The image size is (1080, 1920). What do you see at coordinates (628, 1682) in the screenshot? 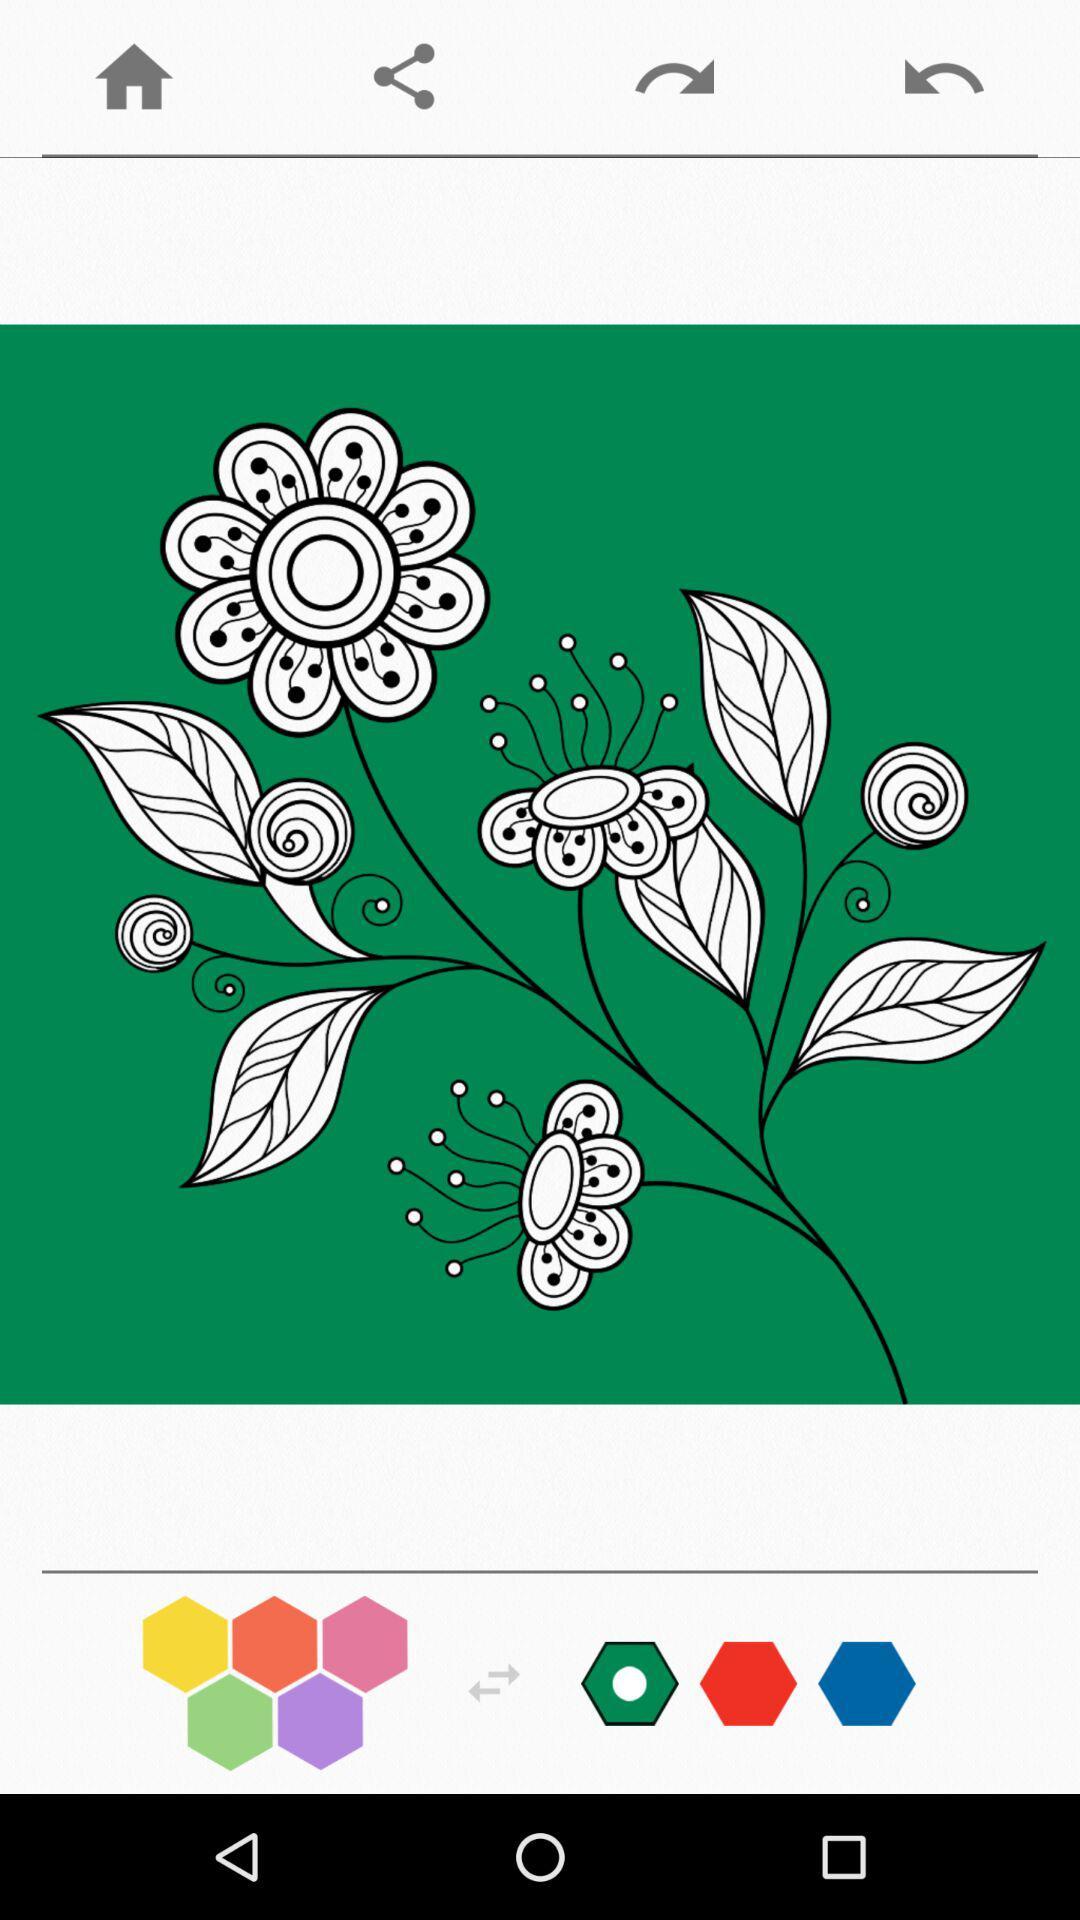
I see `changes color palette` at bounding box center [628, 1682].